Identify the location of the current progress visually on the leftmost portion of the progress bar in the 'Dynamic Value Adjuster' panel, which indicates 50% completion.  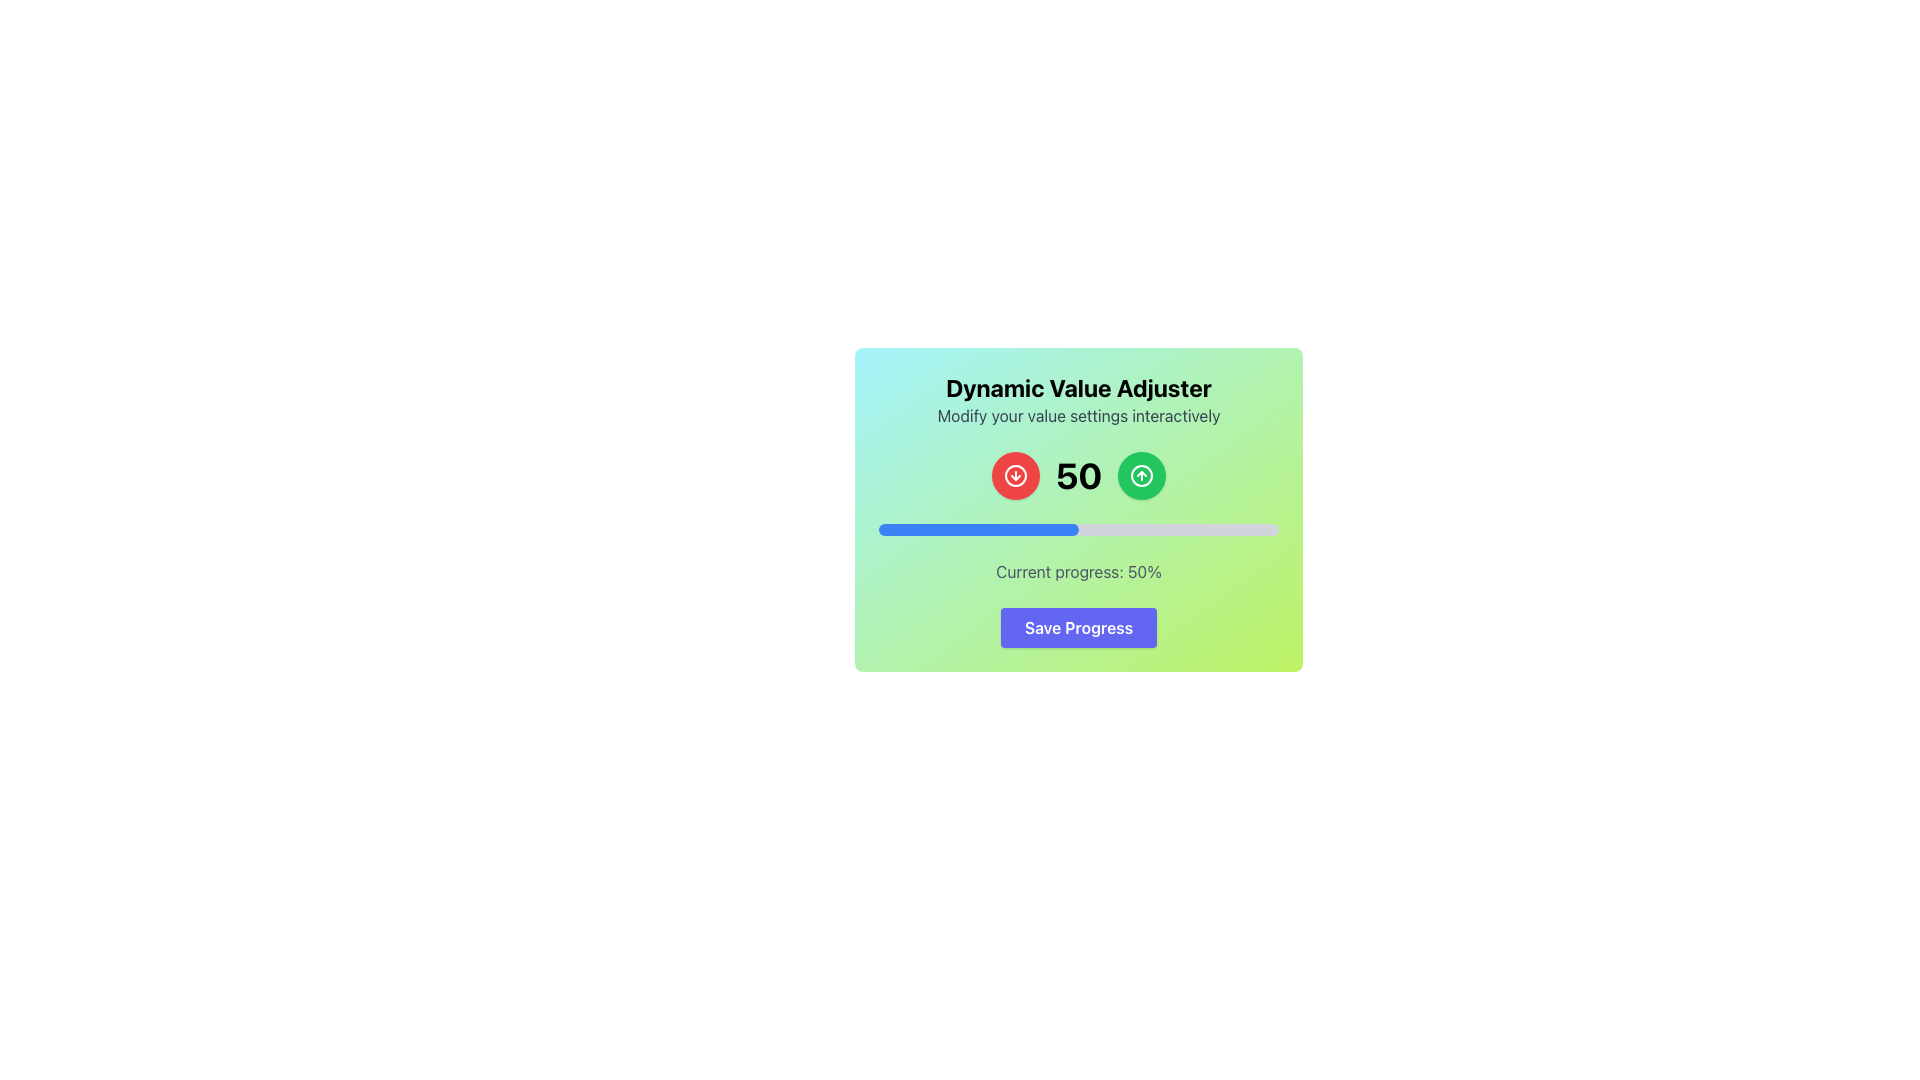
(979, 528).